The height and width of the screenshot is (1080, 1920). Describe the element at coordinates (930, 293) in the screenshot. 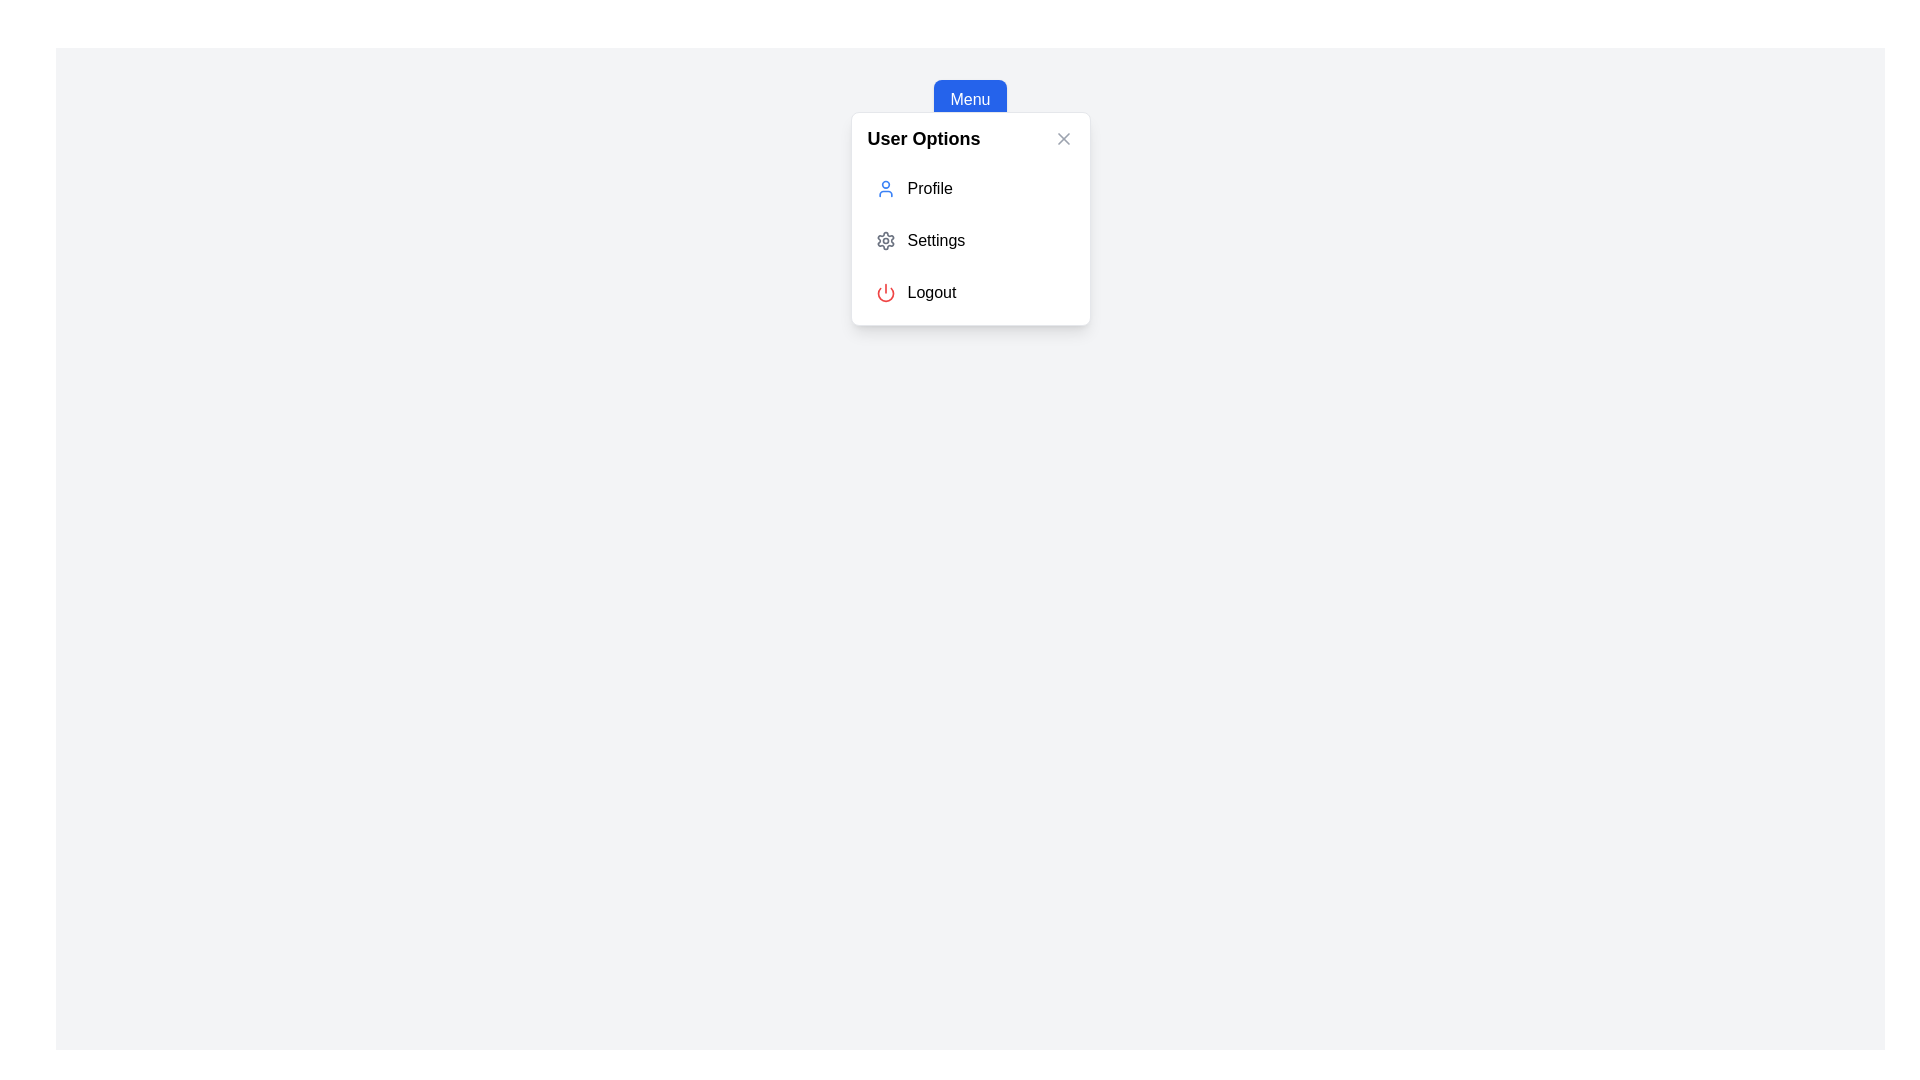

I see `the 'Logout' text label in the 'User Options' dropdown menu` at that location.